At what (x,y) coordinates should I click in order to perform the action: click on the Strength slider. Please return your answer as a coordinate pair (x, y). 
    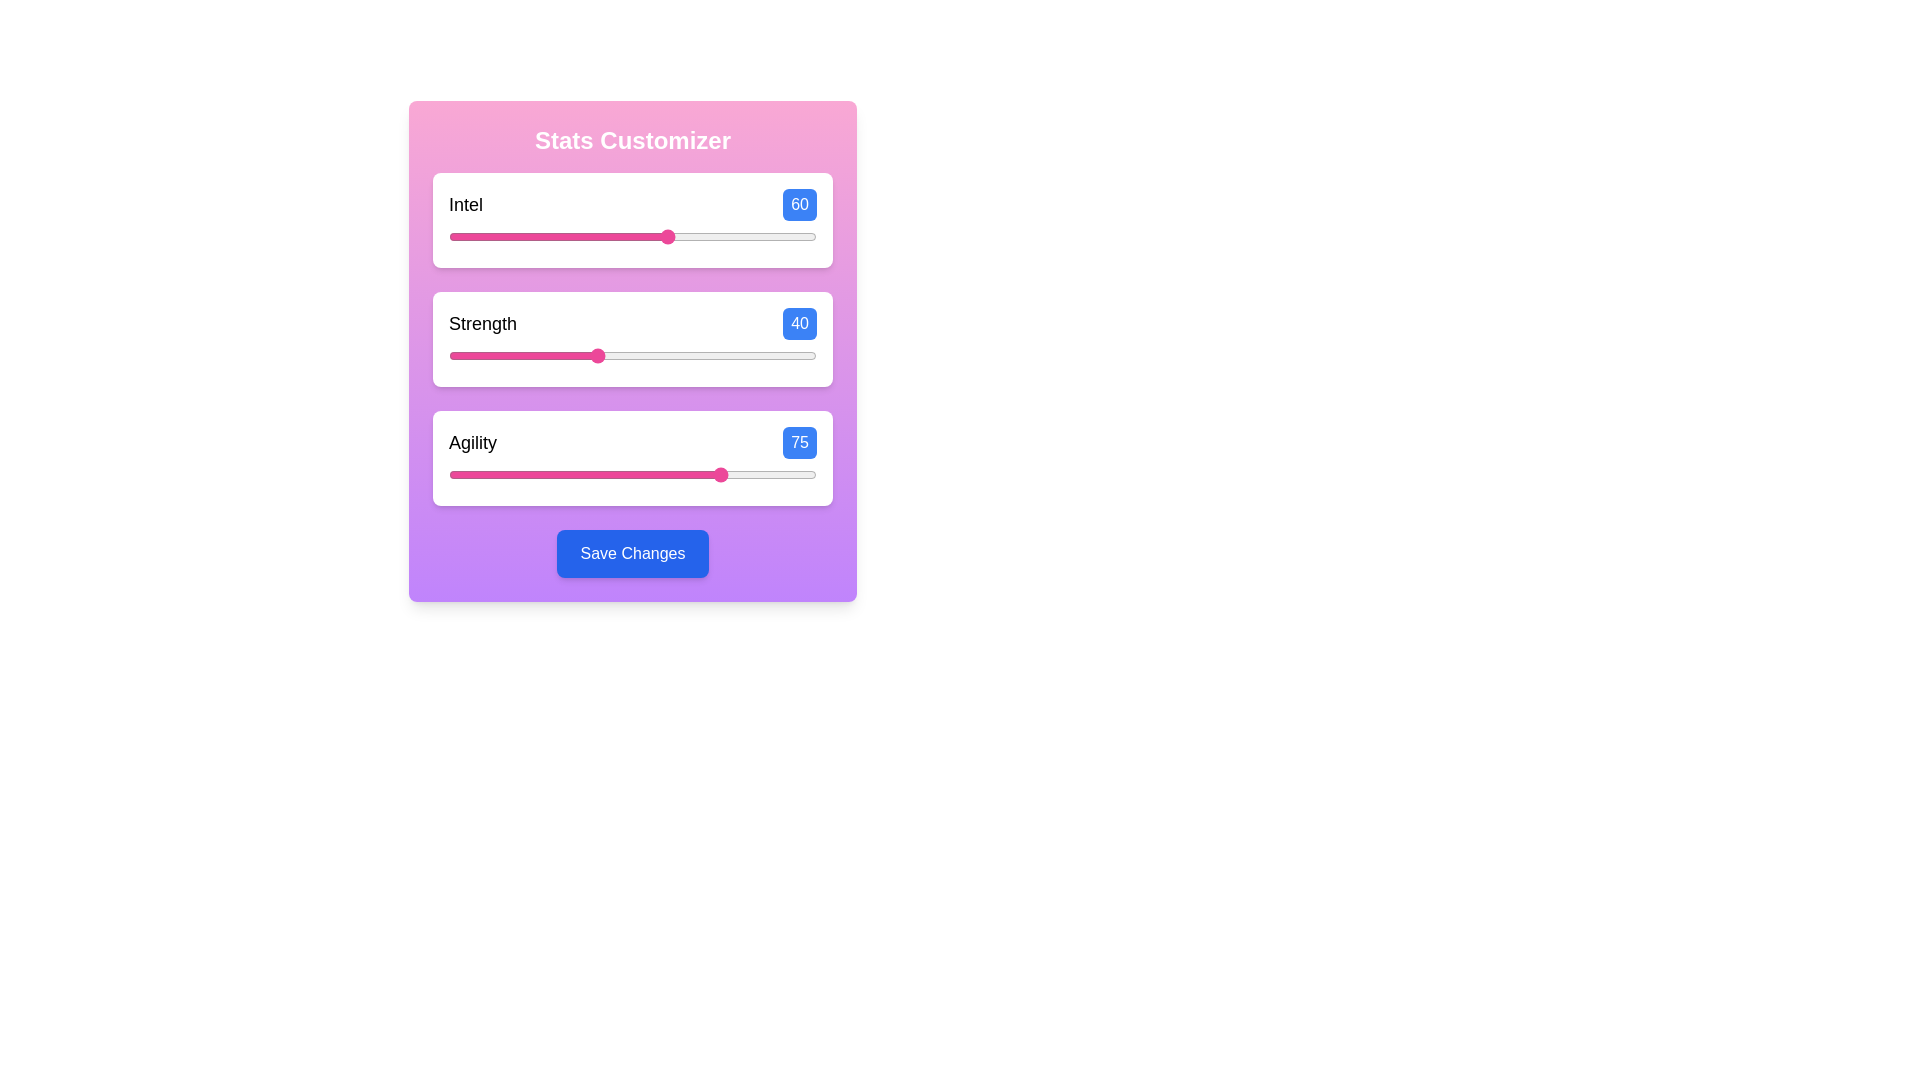
    Looking at the image, I should click on (462, 354).